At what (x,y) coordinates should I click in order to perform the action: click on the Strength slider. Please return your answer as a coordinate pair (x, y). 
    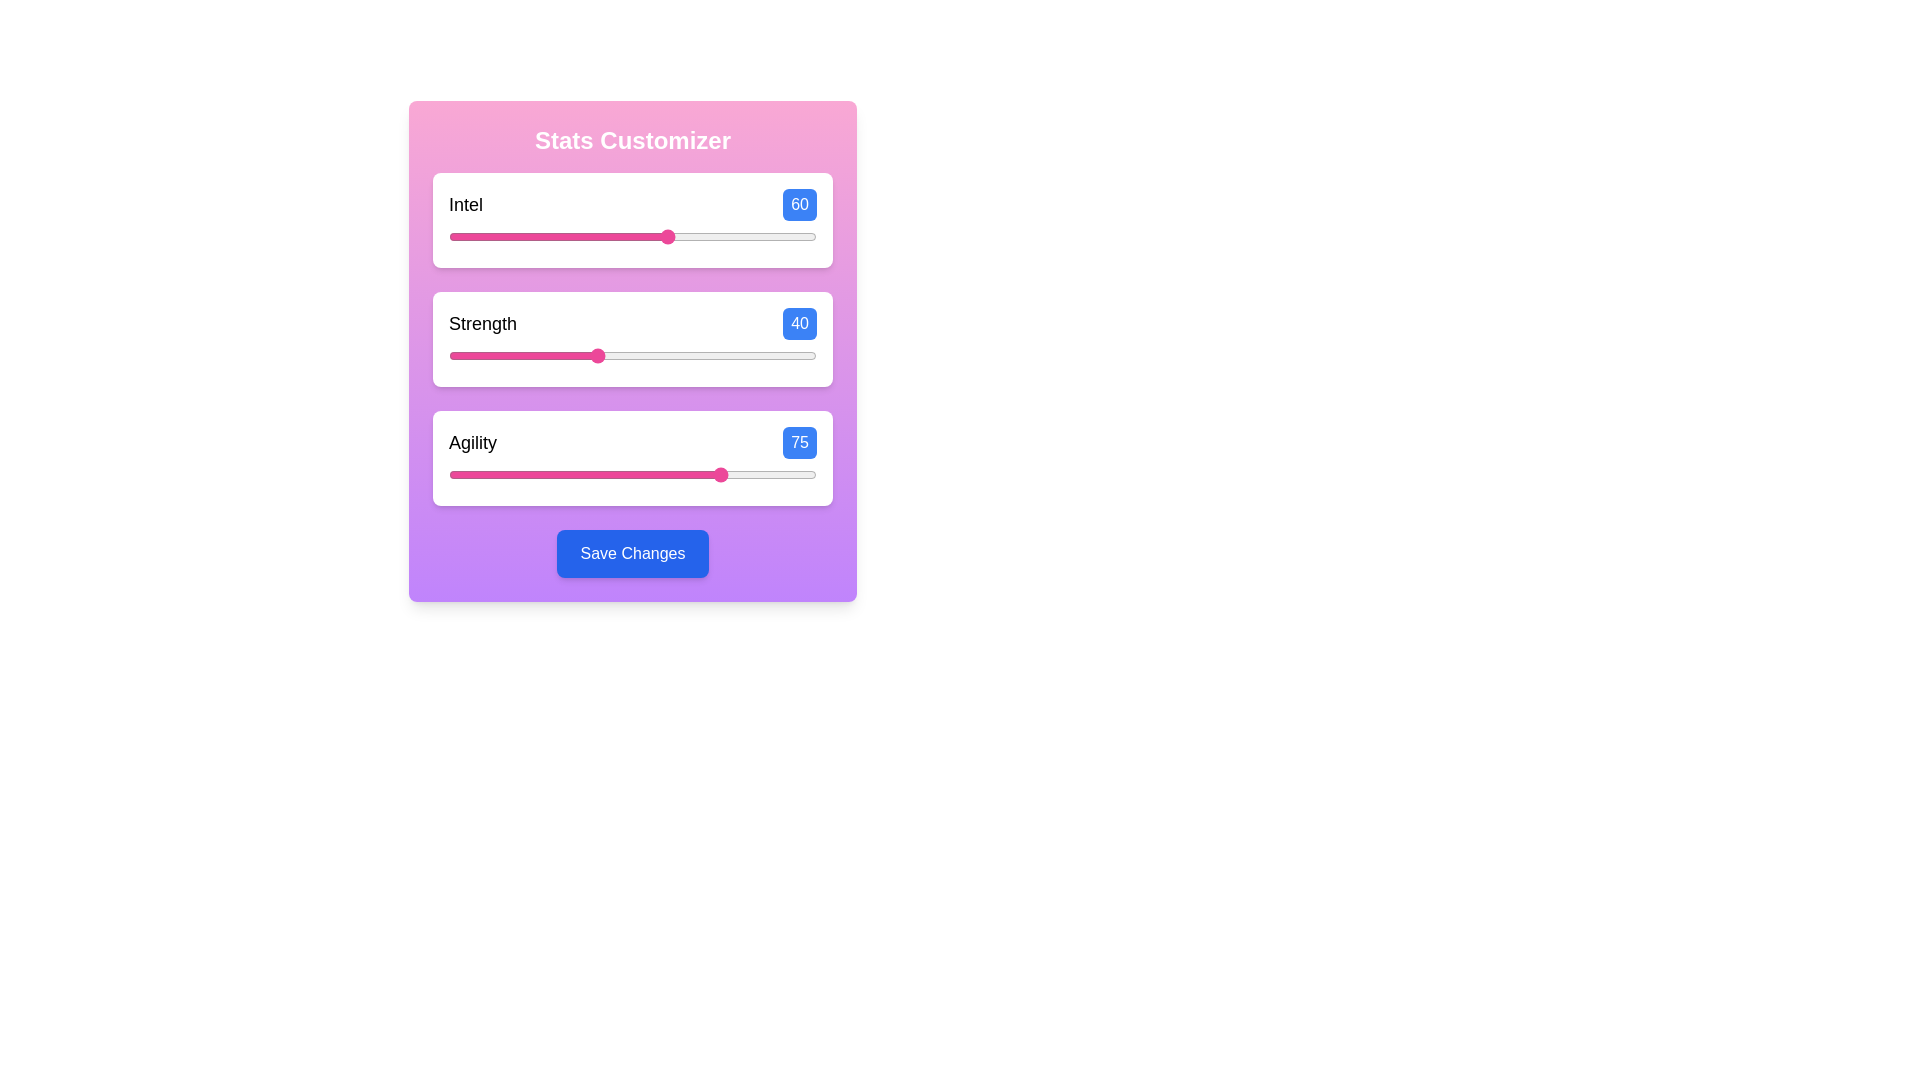
    Looking at the image, I should click on (462, 354).